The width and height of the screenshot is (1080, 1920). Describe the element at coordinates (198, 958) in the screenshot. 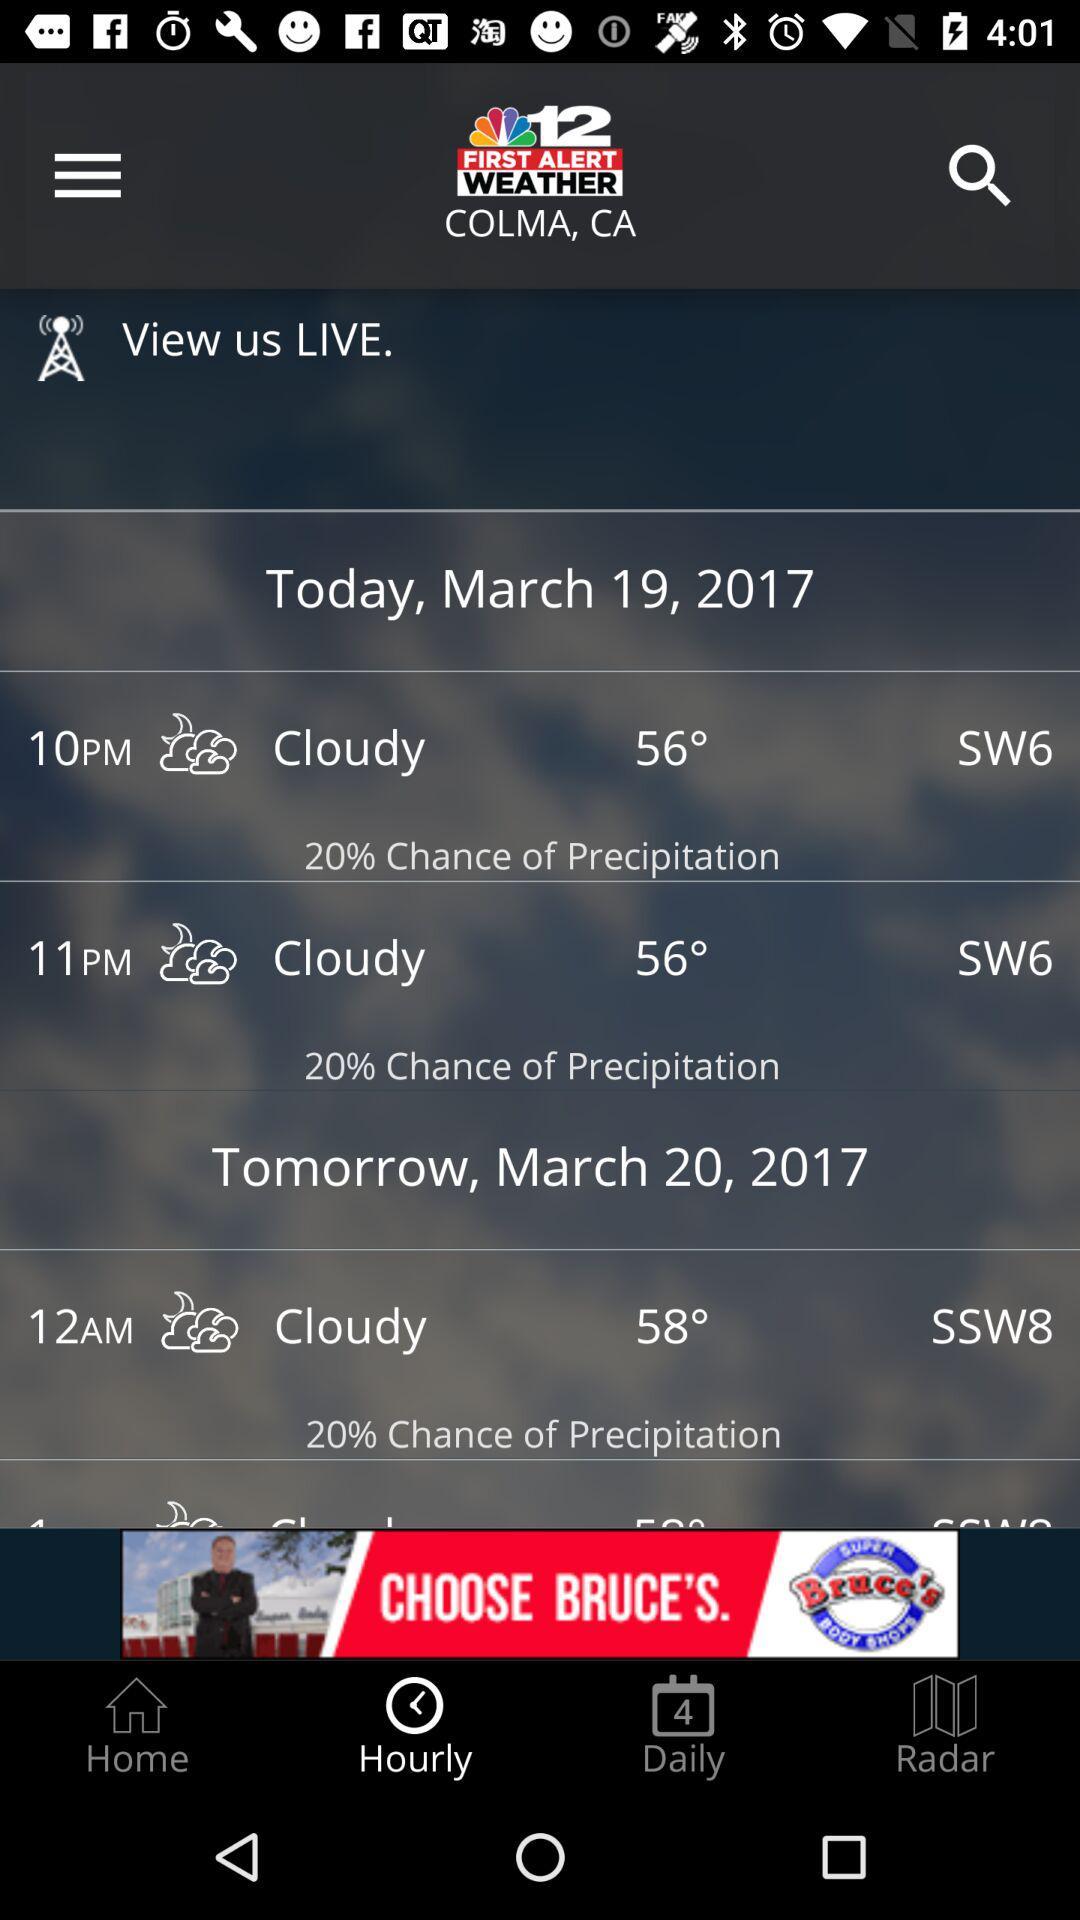

I see `cloud symbol between 11pm and cloudy` at that location.